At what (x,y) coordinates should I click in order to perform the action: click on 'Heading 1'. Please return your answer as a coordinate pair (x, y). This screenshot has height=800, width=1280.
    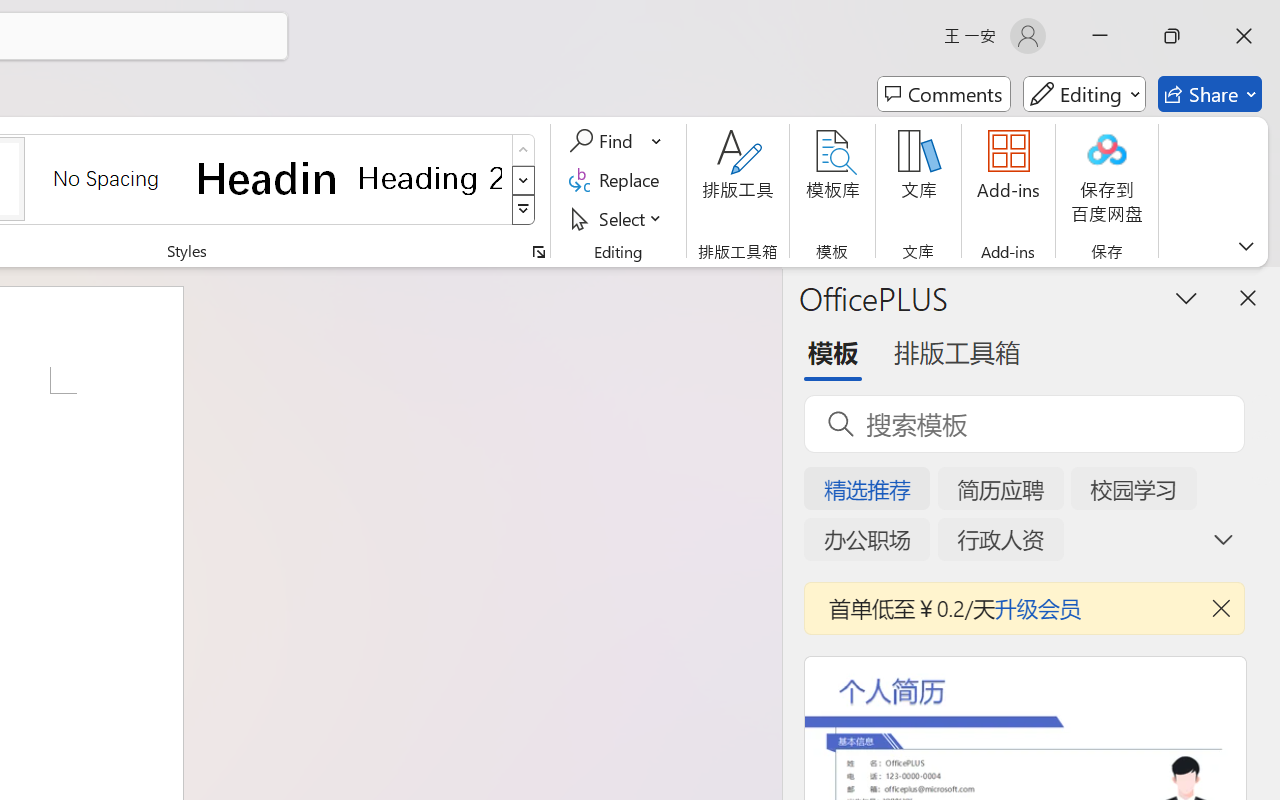
    Looking at the image, I should click on (267, 177).